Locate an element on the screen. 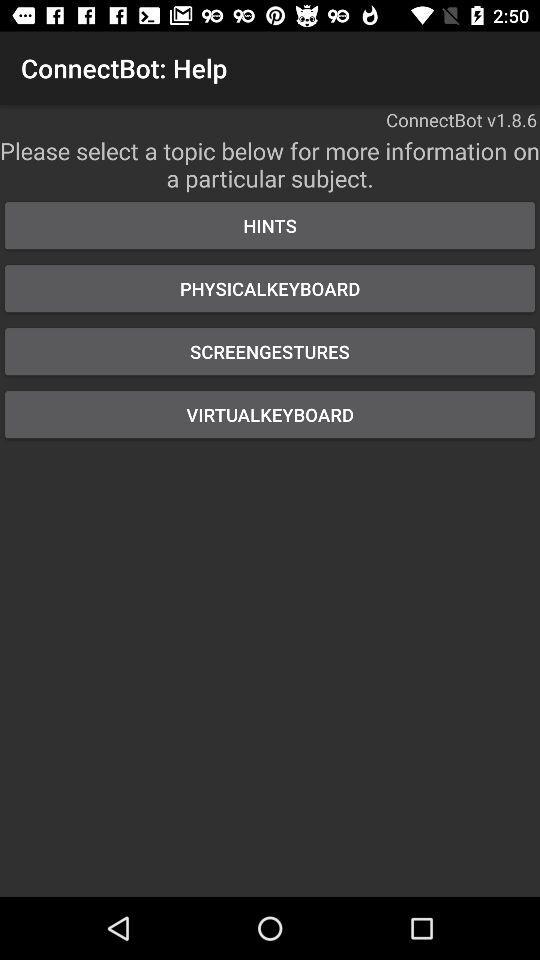 Image resolution: width=540 pixels, height=960 pixels. the physicalkeyboard button is located at coordinates (270, 287).